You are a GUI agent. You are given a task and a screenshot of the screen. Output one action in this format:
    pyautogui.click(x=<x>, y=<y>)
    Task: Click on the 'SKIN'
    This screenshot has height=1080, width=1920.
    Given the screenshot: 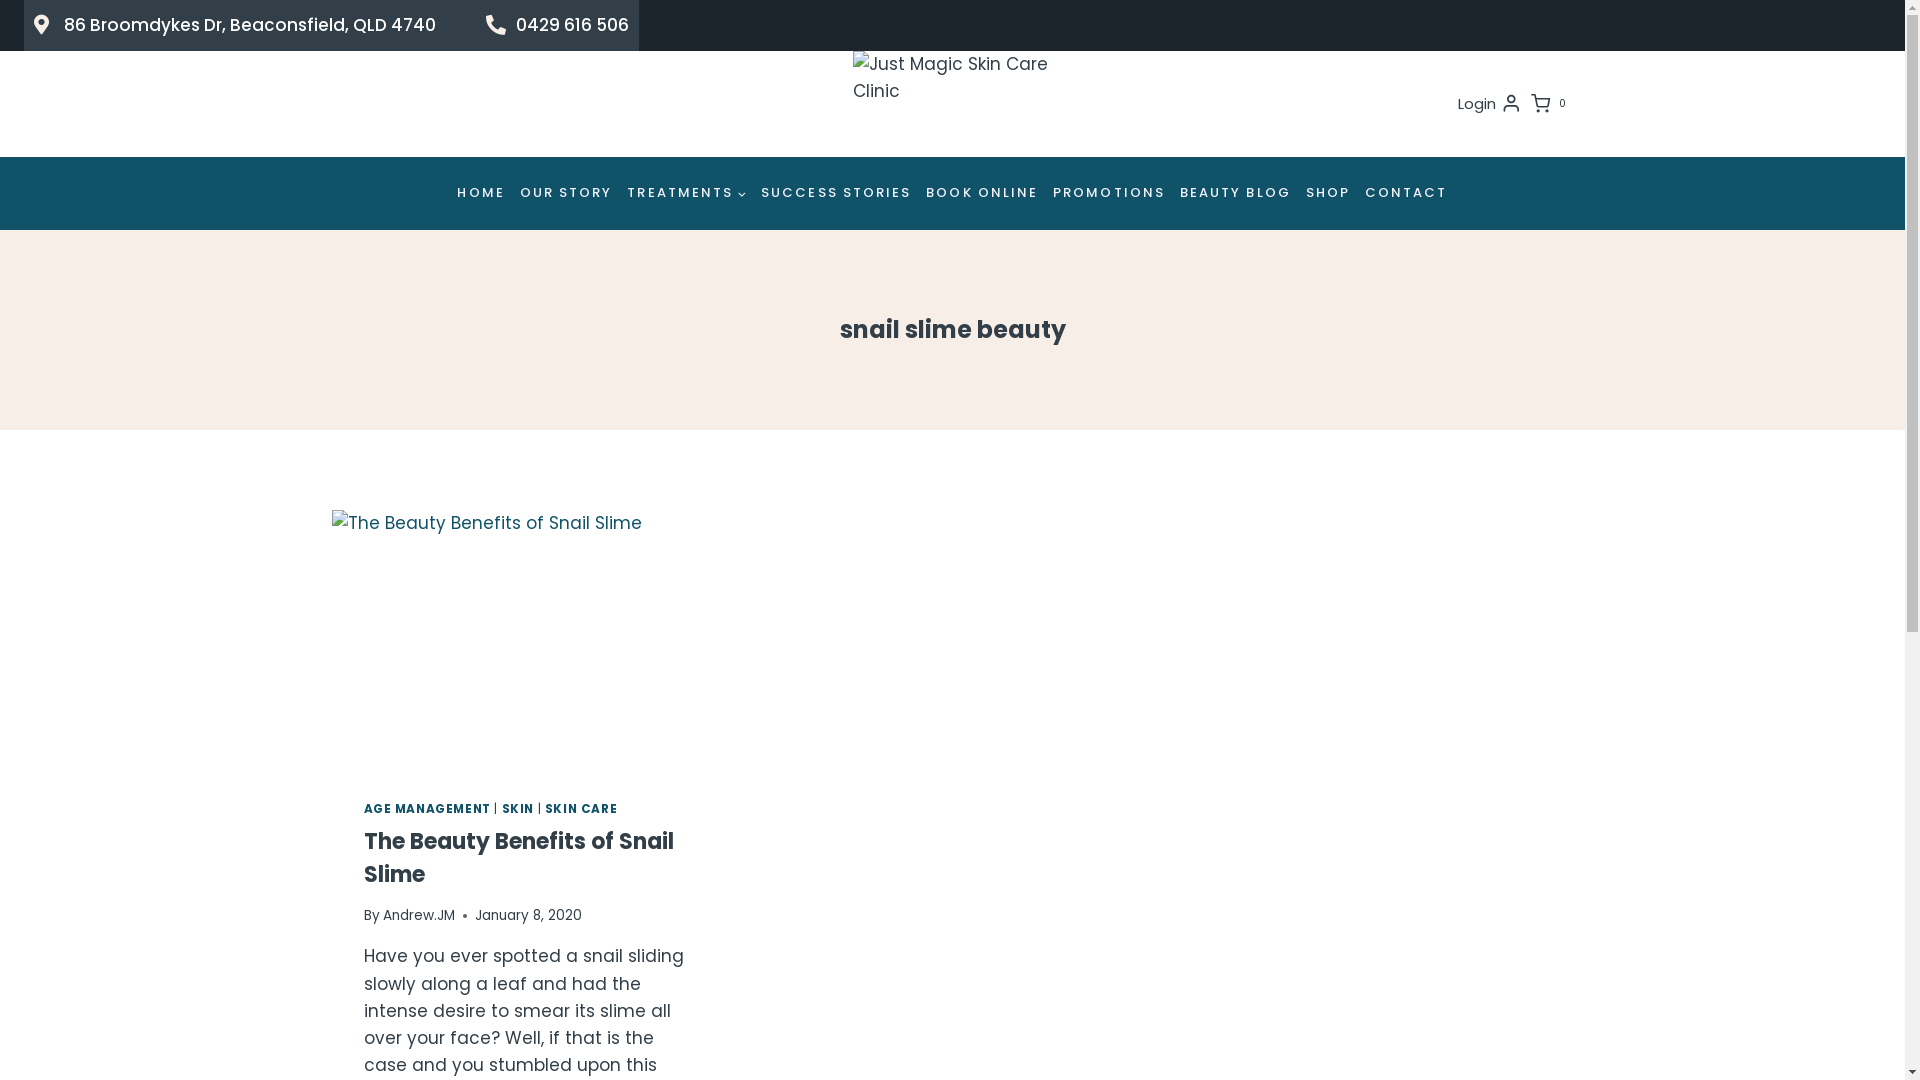 What is the action you would take?
    pyautogui.click(x=518, y=808)
    